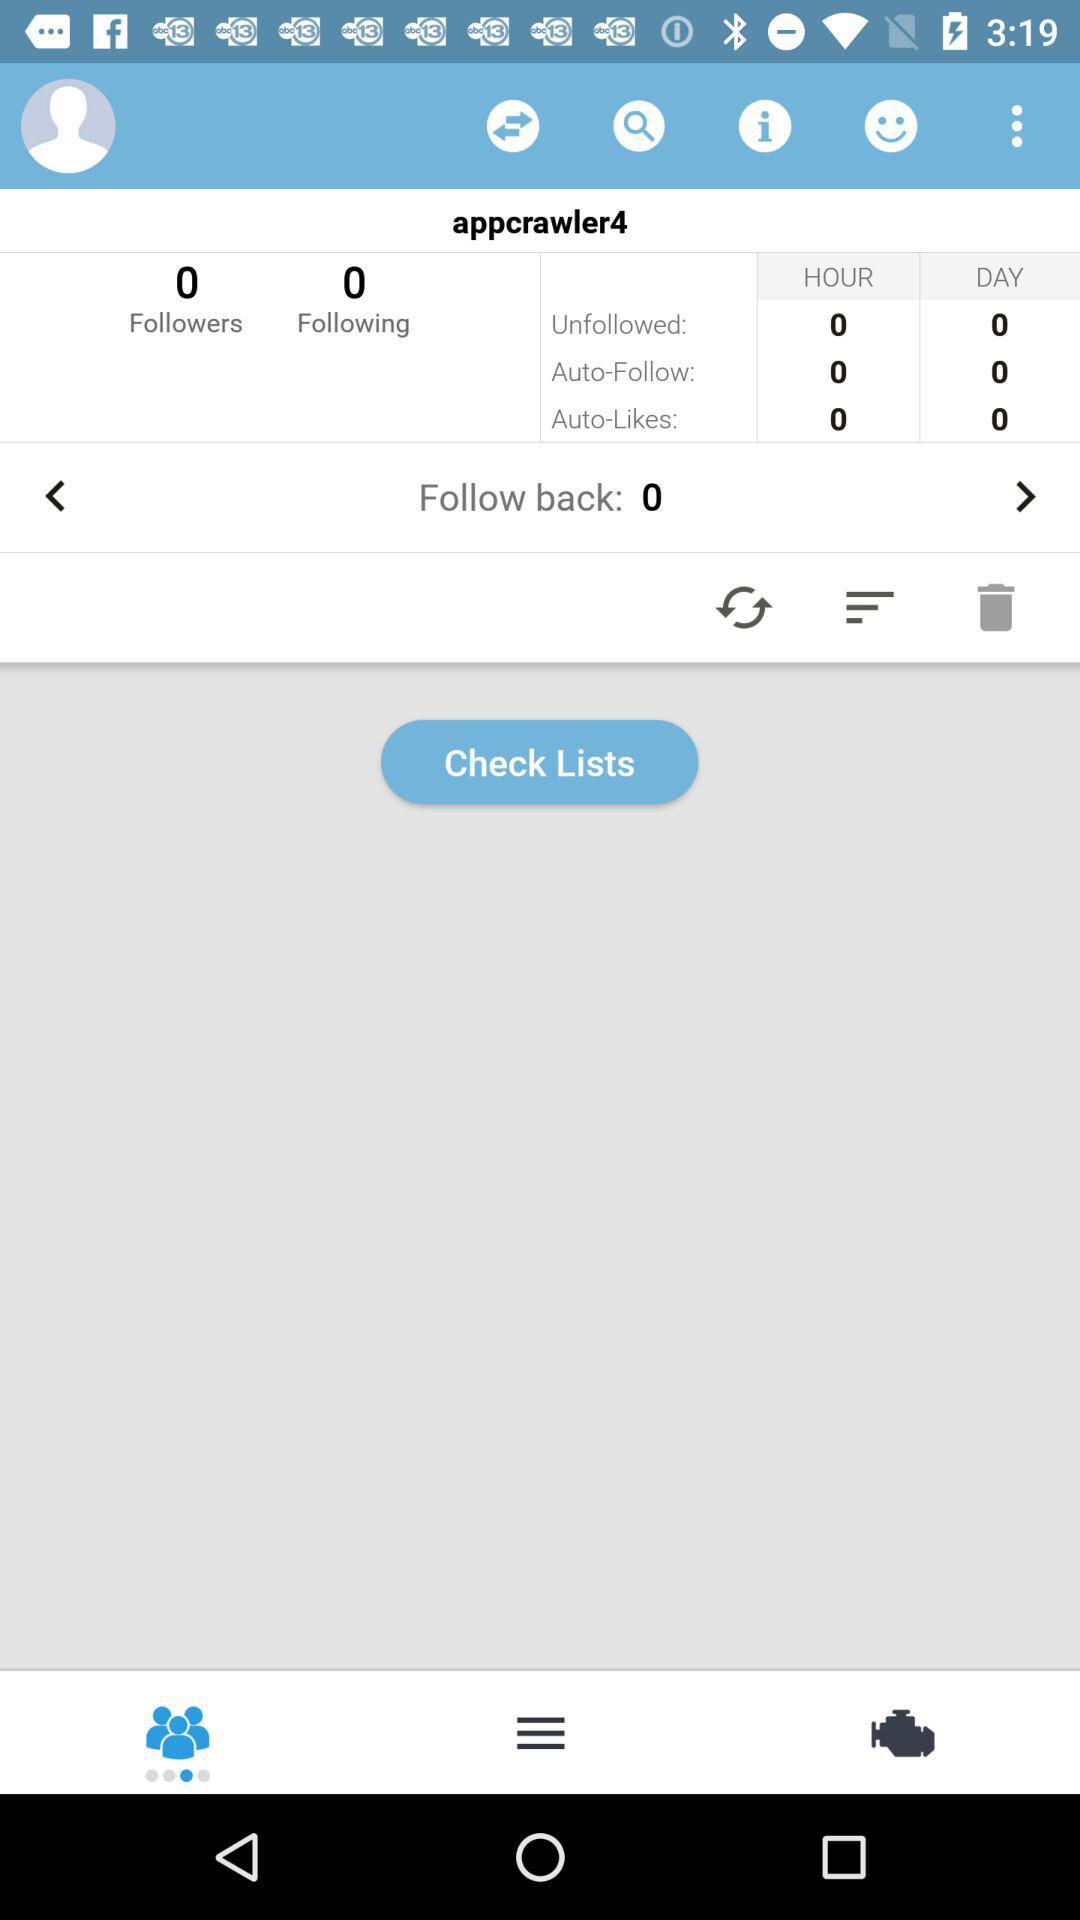 The height and width of the screenshot is (1920, 1080). What do you see at coordinates (1024, 496) in the screenshot?
I see `the arrow_forward icon` at bounding box center [1024, 496].